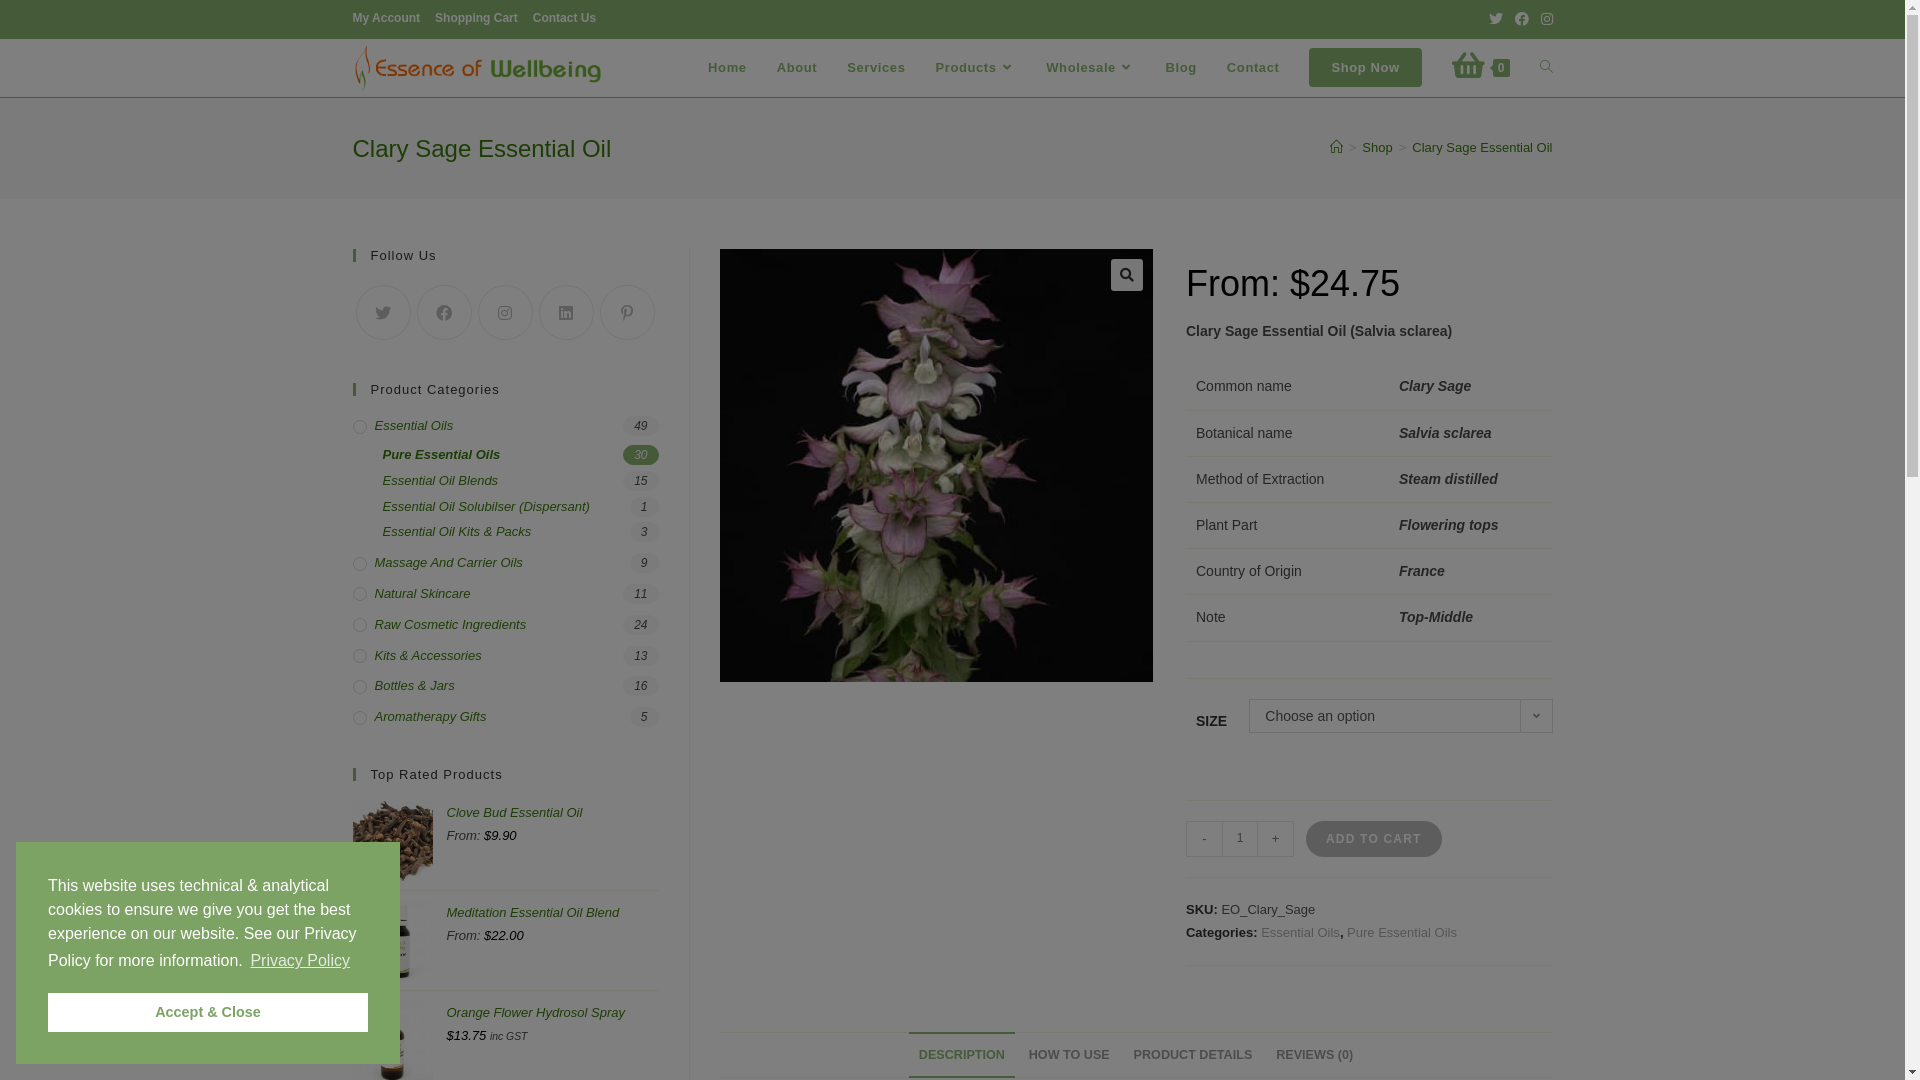  Describe the element at coordinates (207, 1011) in the screenshot. I see `'Accept & Close'` at that location.